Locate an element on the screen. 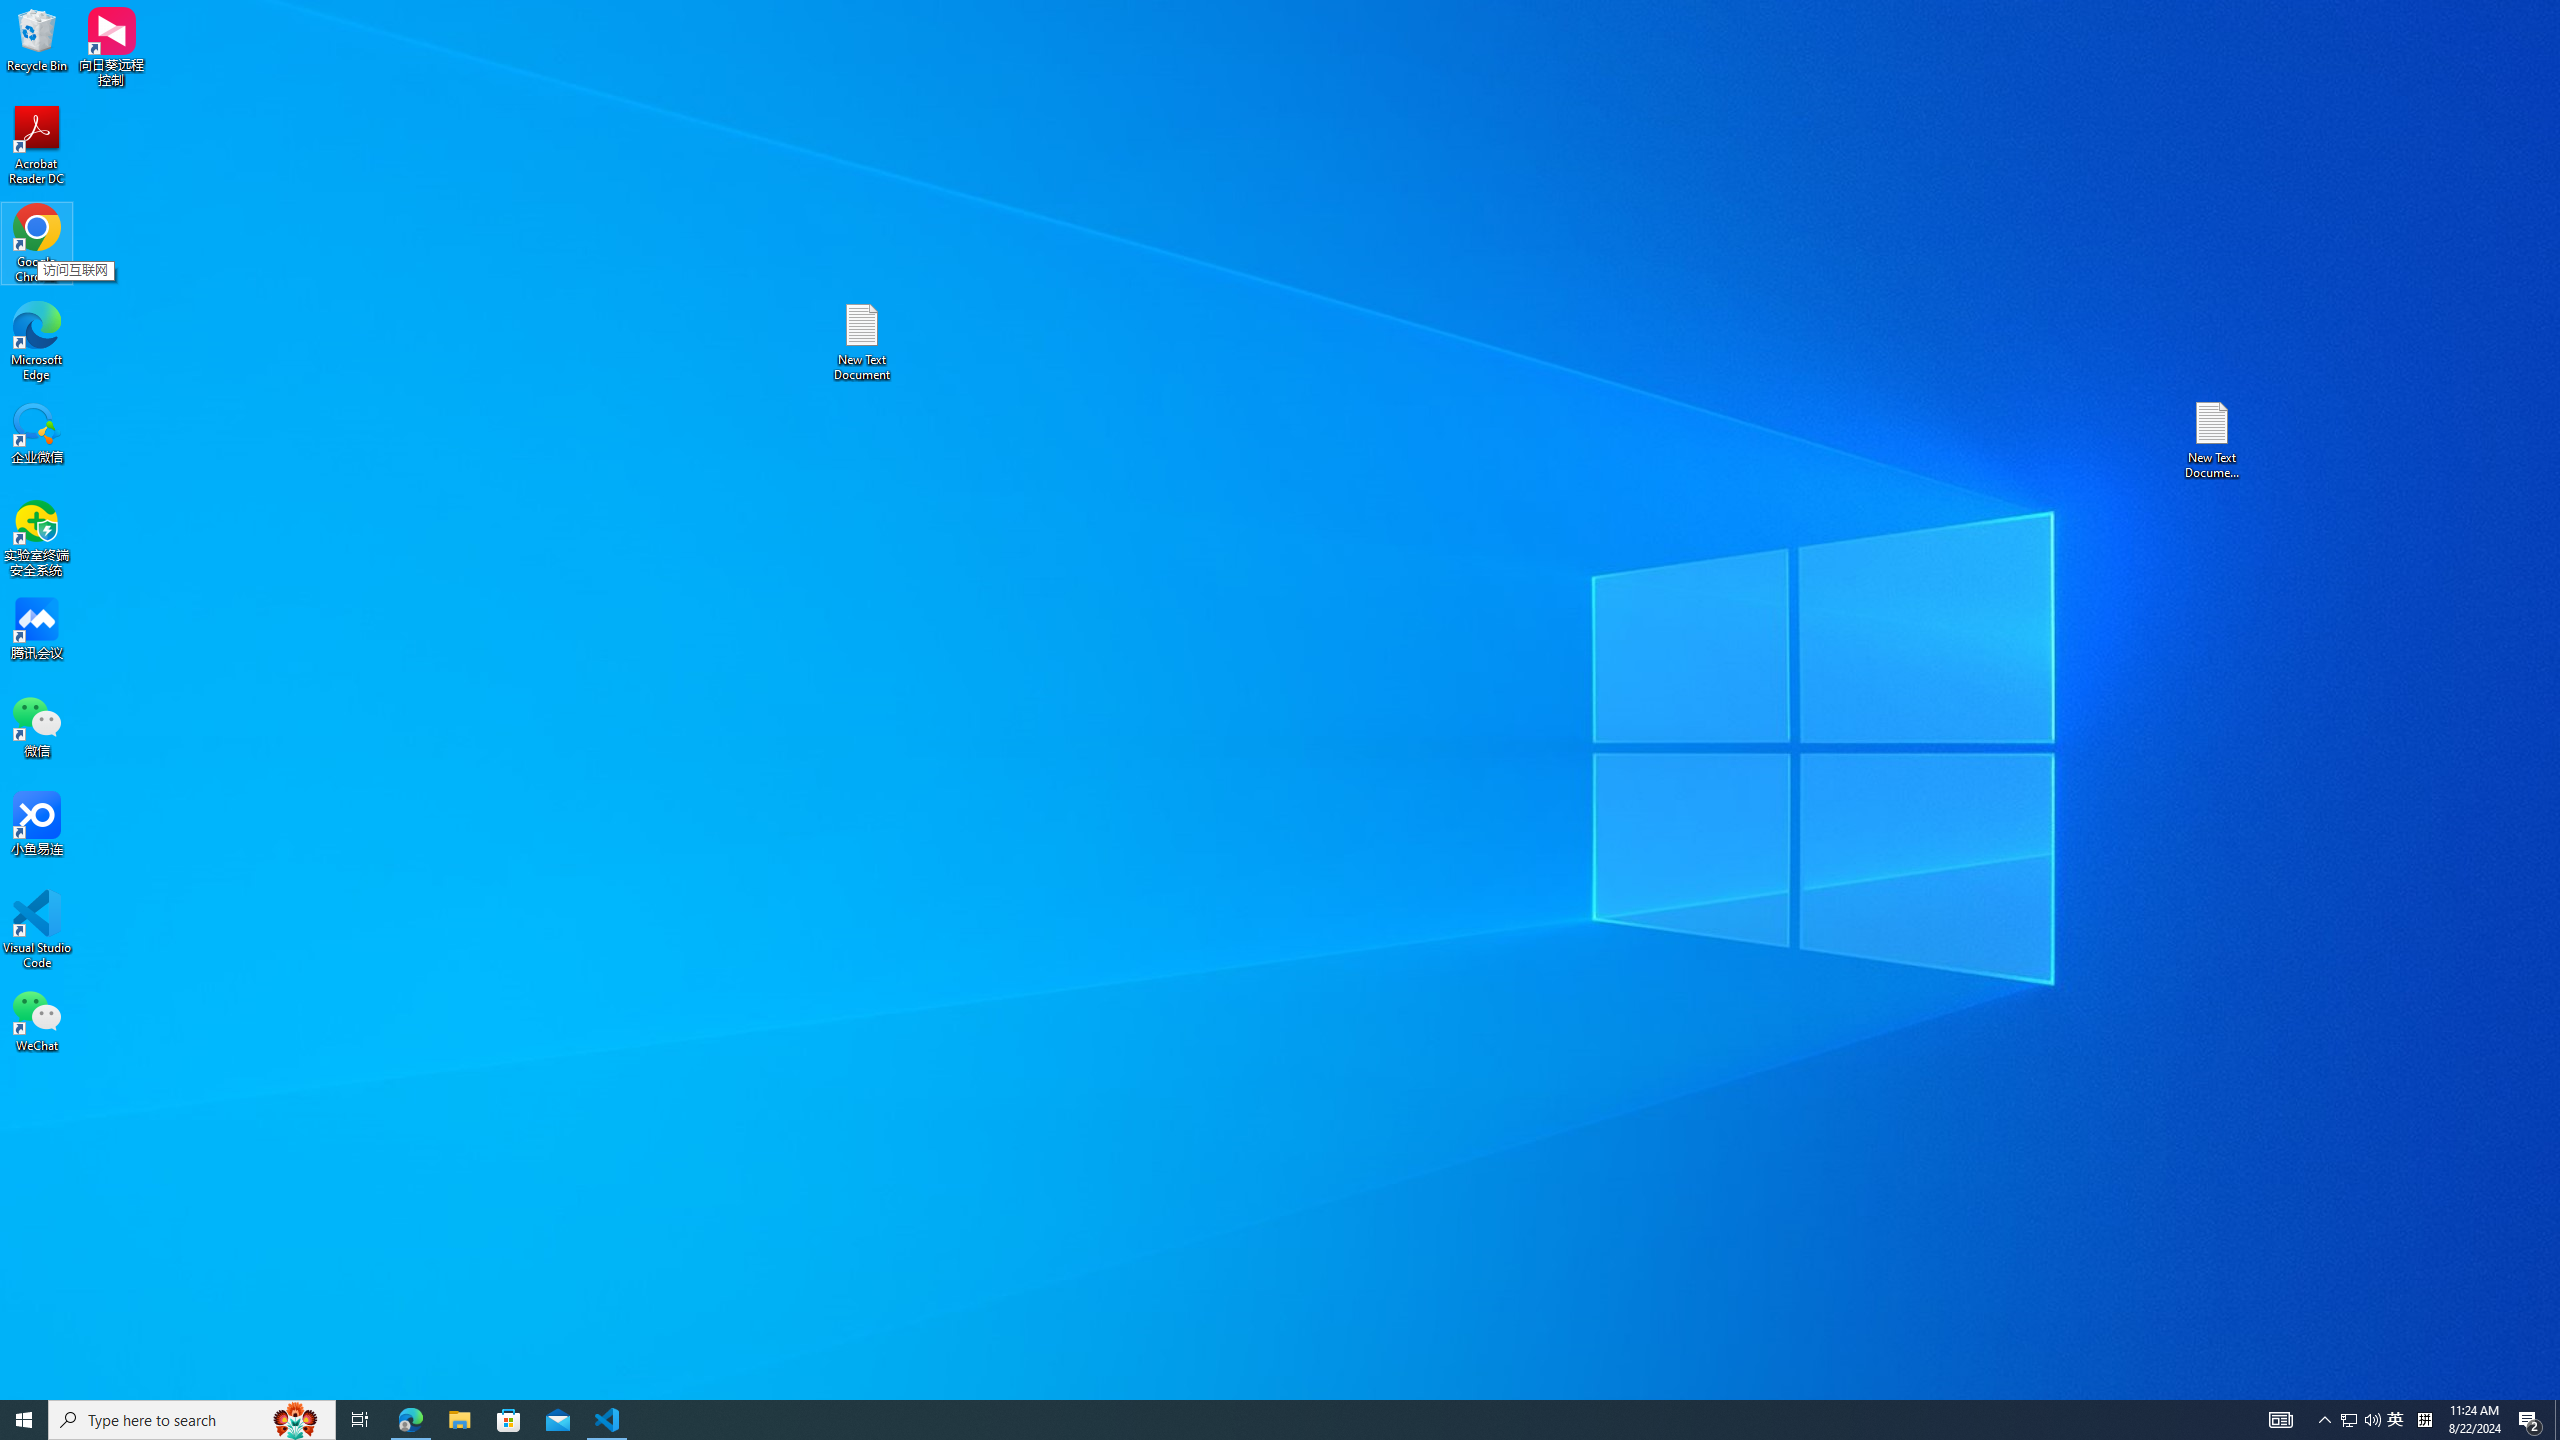 The width and height of the screenshot is (2560, 1440). 'Visual Studio Code - 1 running window' is located at coordinates (607, 1418).